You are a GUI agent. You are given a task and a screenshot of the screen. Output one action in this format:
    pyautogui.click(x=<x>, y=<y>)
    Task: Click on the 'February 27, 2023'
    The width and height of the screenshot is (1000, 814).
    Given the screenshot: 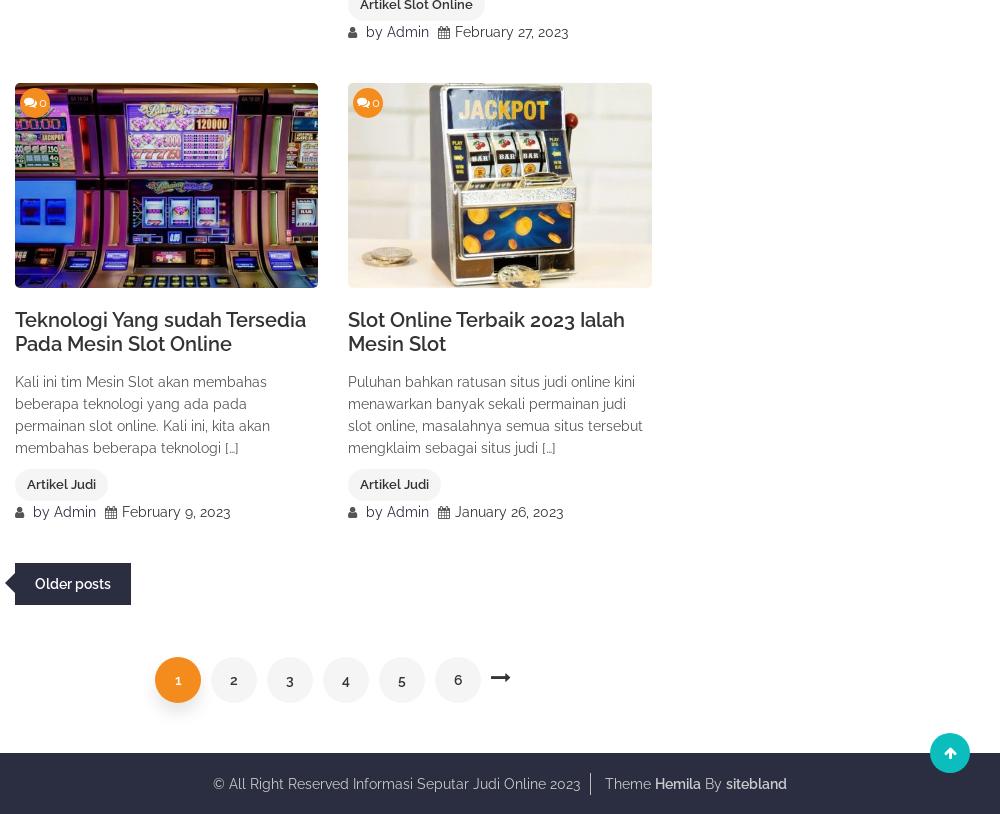 What is the action you would take?
    pyautogui.click(x=511, y=30)
    